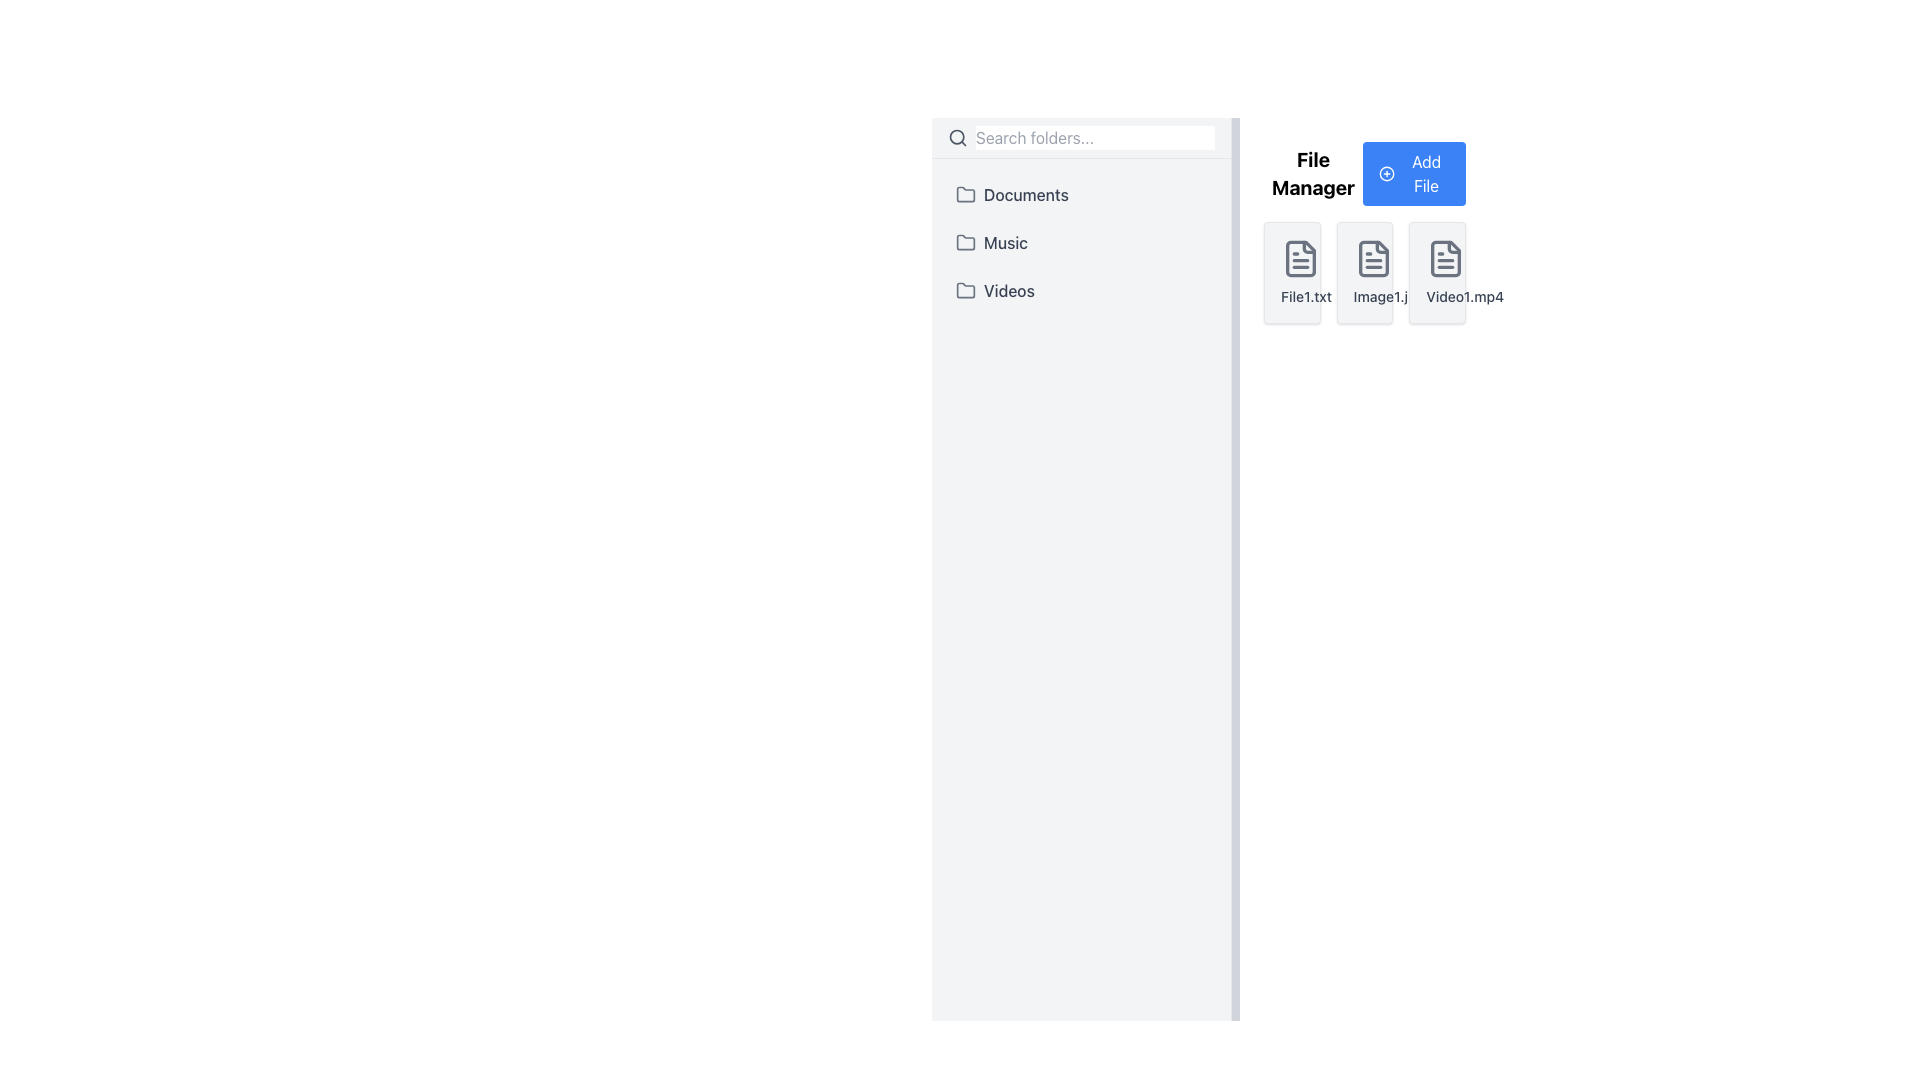 This screenshot has height=1080, width=1920. What do you see at coordinates (965, 195) in the screenshot?
I see `the folder icon located to the left of the 'Documents' label, which is styled in gray and has a rectangular shape with curved corners` at bounding box center [965, 195].